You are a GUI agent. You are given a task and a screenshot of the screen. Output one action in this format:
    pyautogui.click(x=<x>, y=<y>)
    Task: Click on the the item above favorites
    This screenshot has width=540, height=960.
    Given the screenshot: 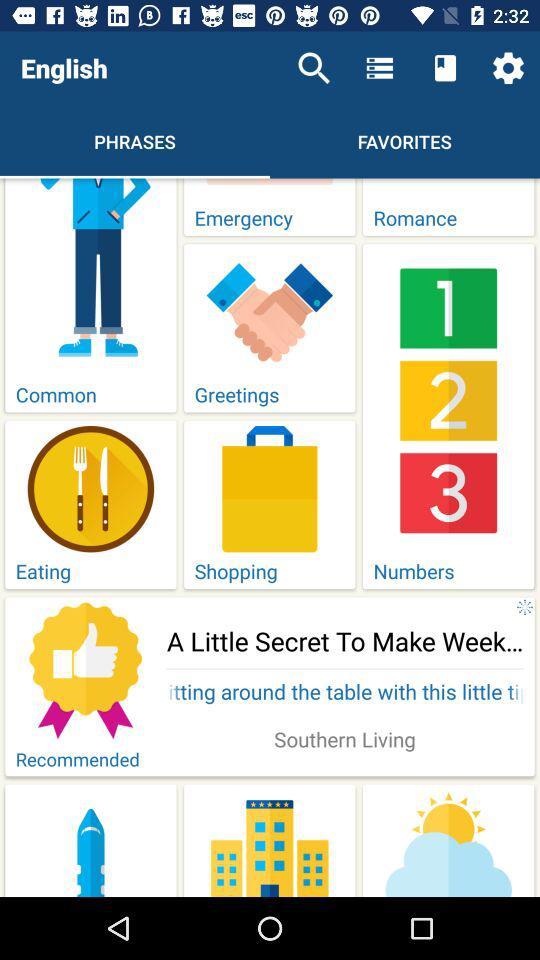 What is the action you would take?
    pyautogui.click(x=445, y=68)
    